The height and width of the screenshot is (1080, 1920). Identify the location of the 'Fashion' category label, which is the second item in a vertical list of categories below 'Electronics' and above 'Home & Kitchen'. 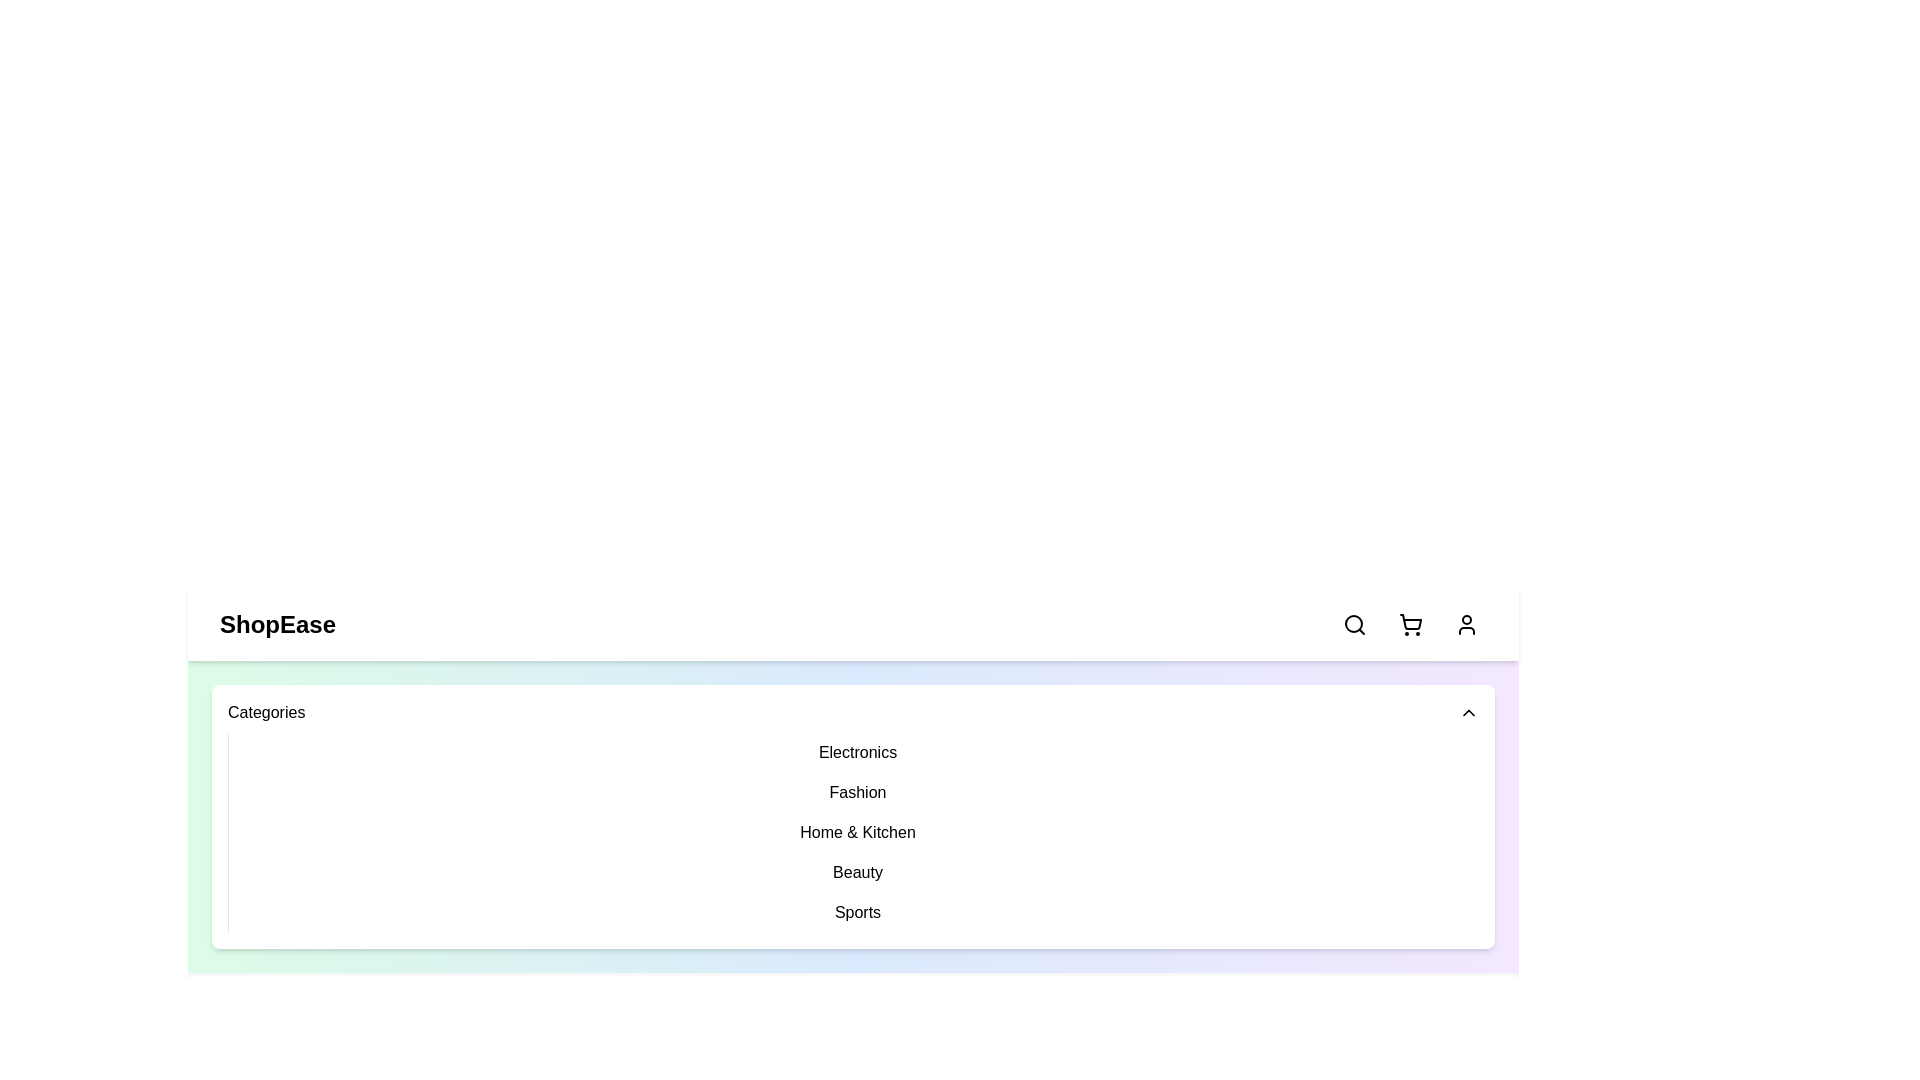
(858, 792).